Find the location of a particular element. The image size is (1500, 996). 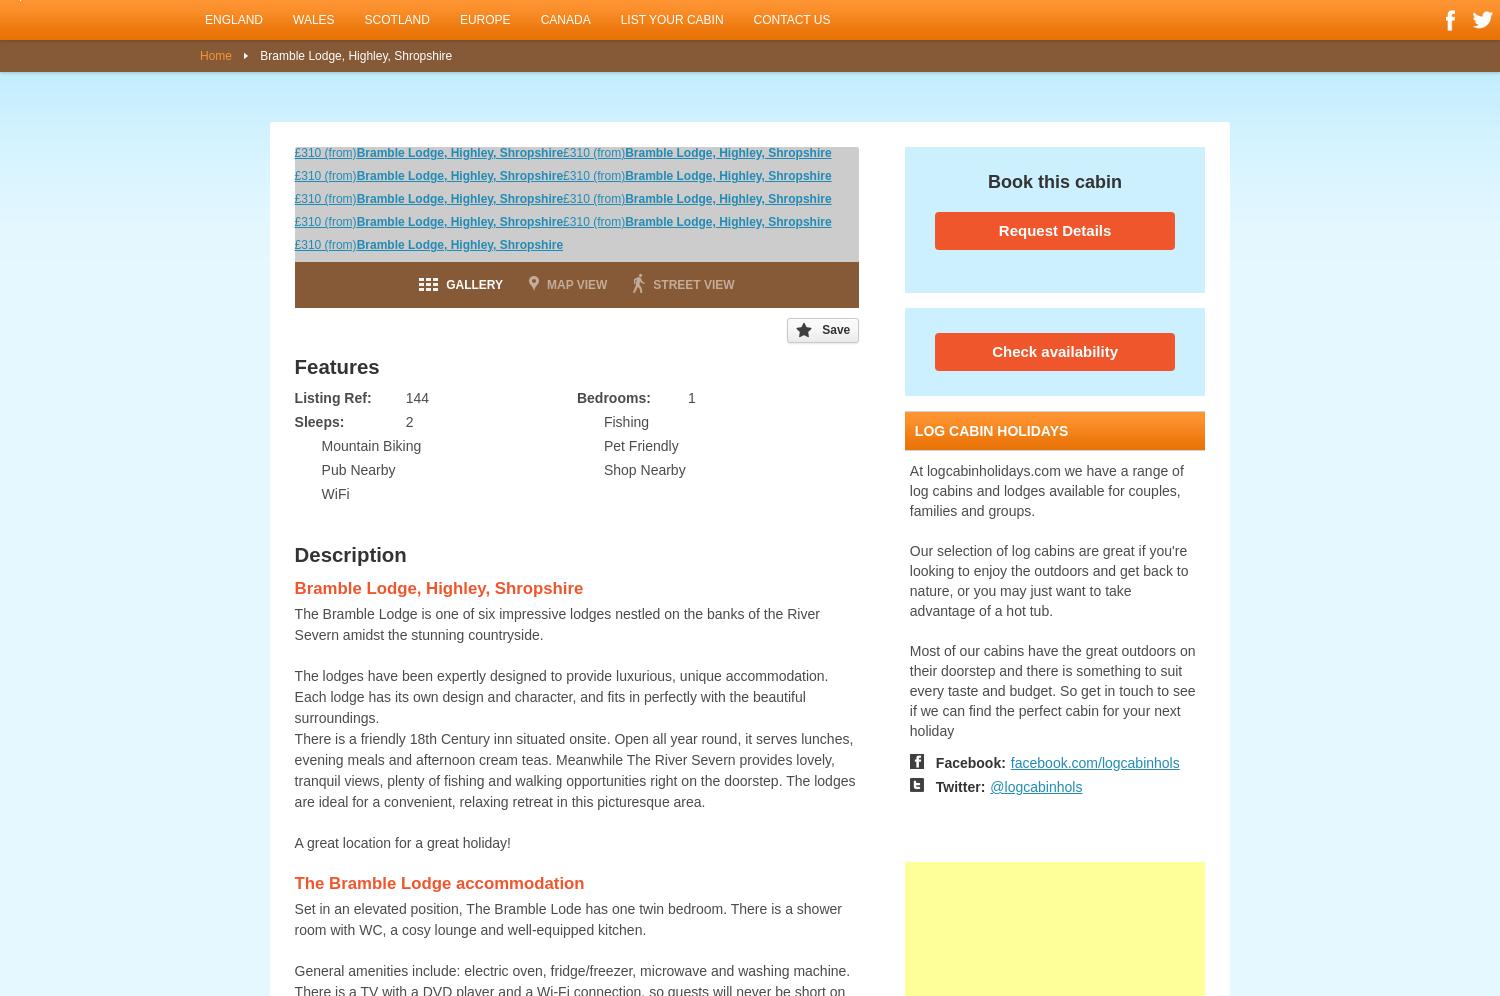

'Check availability' is located at coordinates (1054, 351).